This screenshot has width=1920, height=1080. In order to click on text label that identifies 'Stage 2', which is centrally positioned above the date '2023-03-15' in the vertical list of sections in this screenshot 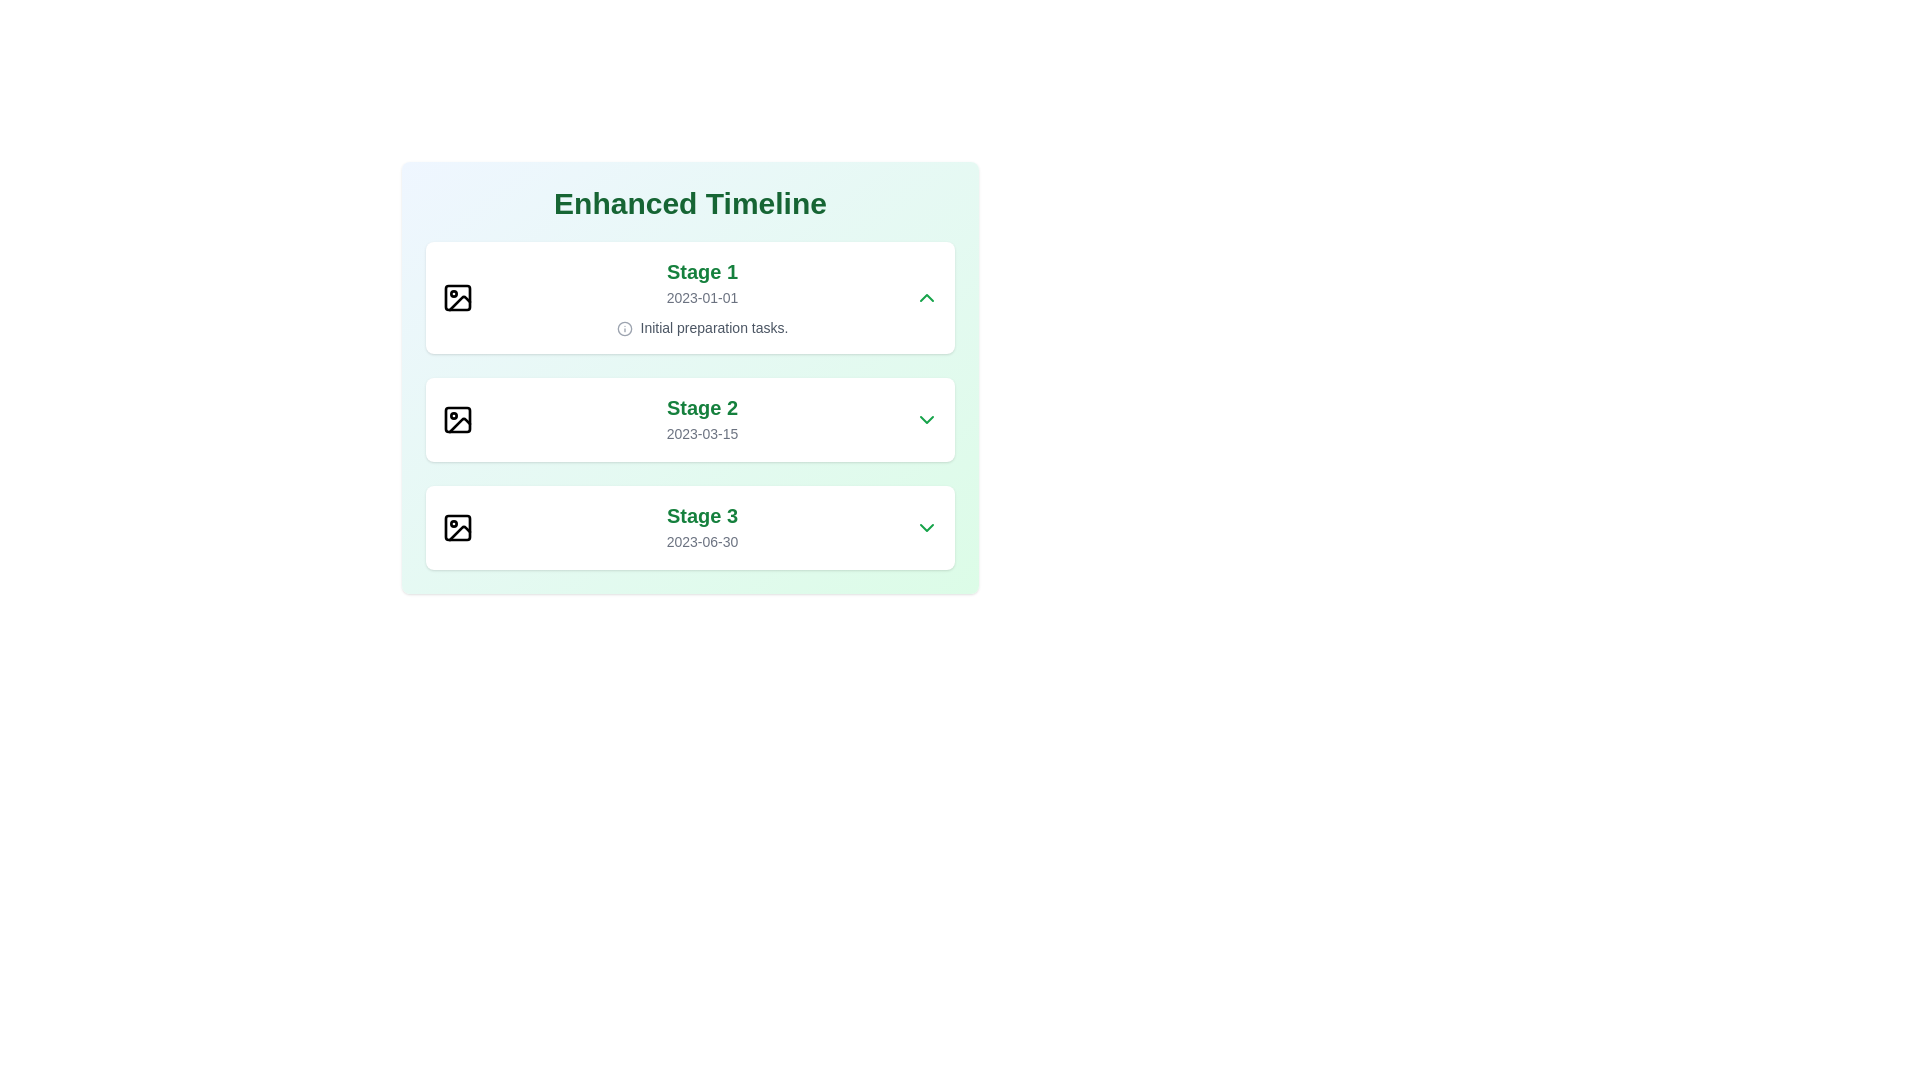, I will do `click(702, 407)`.